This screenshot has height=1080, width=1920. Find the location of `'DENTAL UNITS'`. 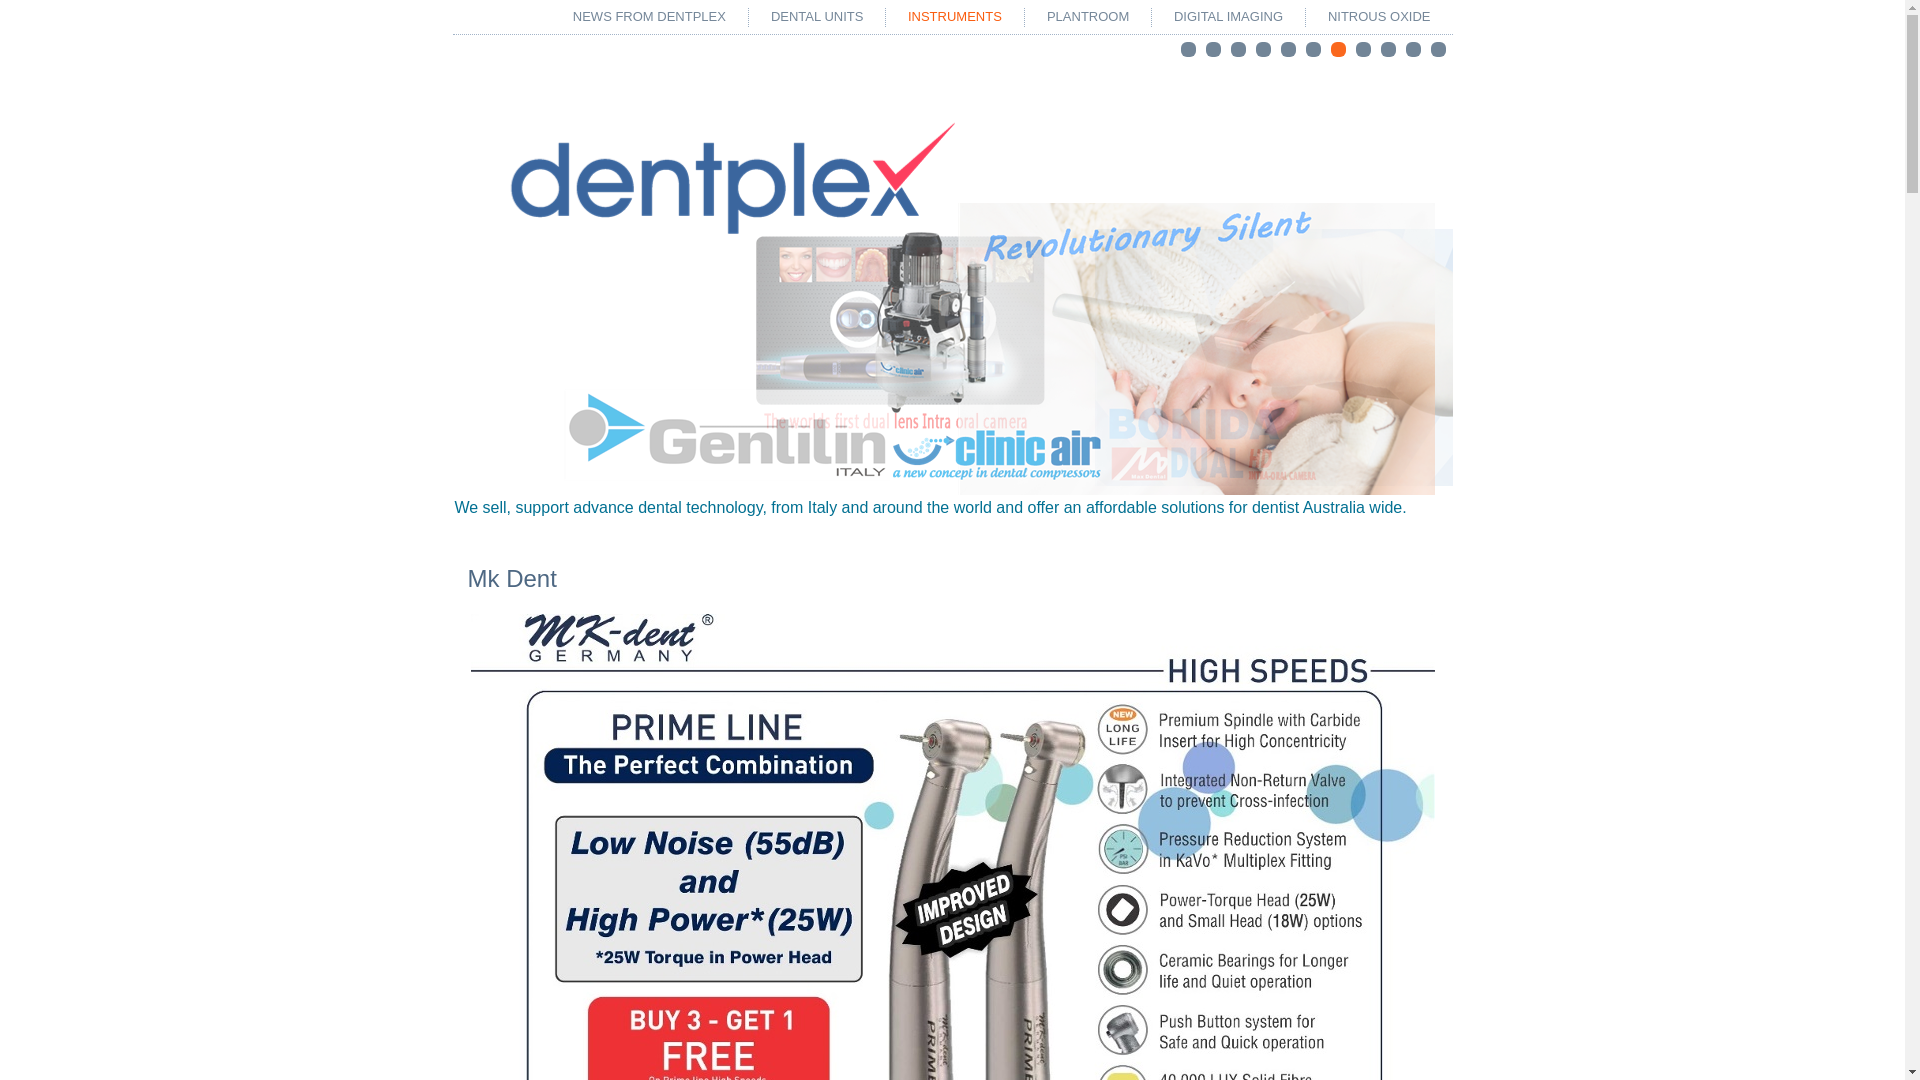

'DENTAL UNITS' is located at coordinates (752, 16).